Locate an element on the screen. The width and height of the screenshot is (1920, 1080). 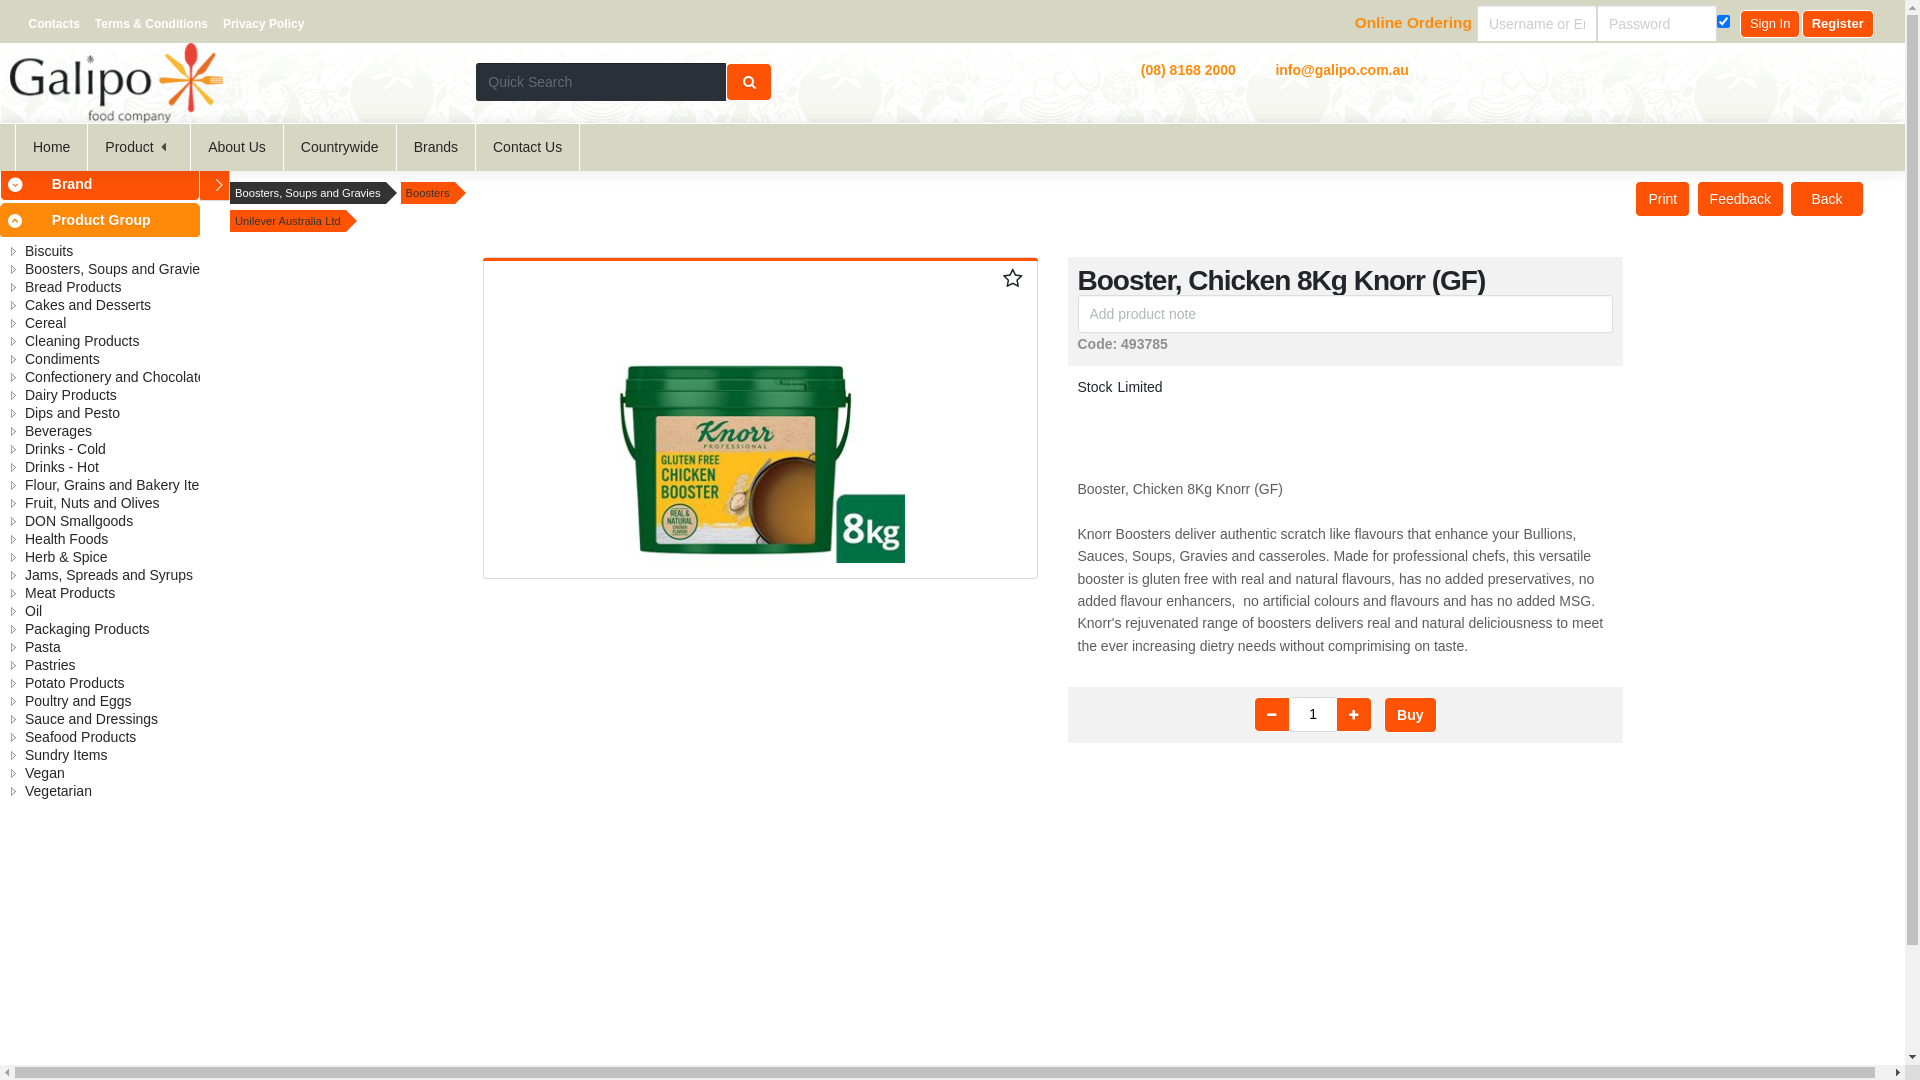
'Click to hide/show Categories' is located at coordinates (208, 186).